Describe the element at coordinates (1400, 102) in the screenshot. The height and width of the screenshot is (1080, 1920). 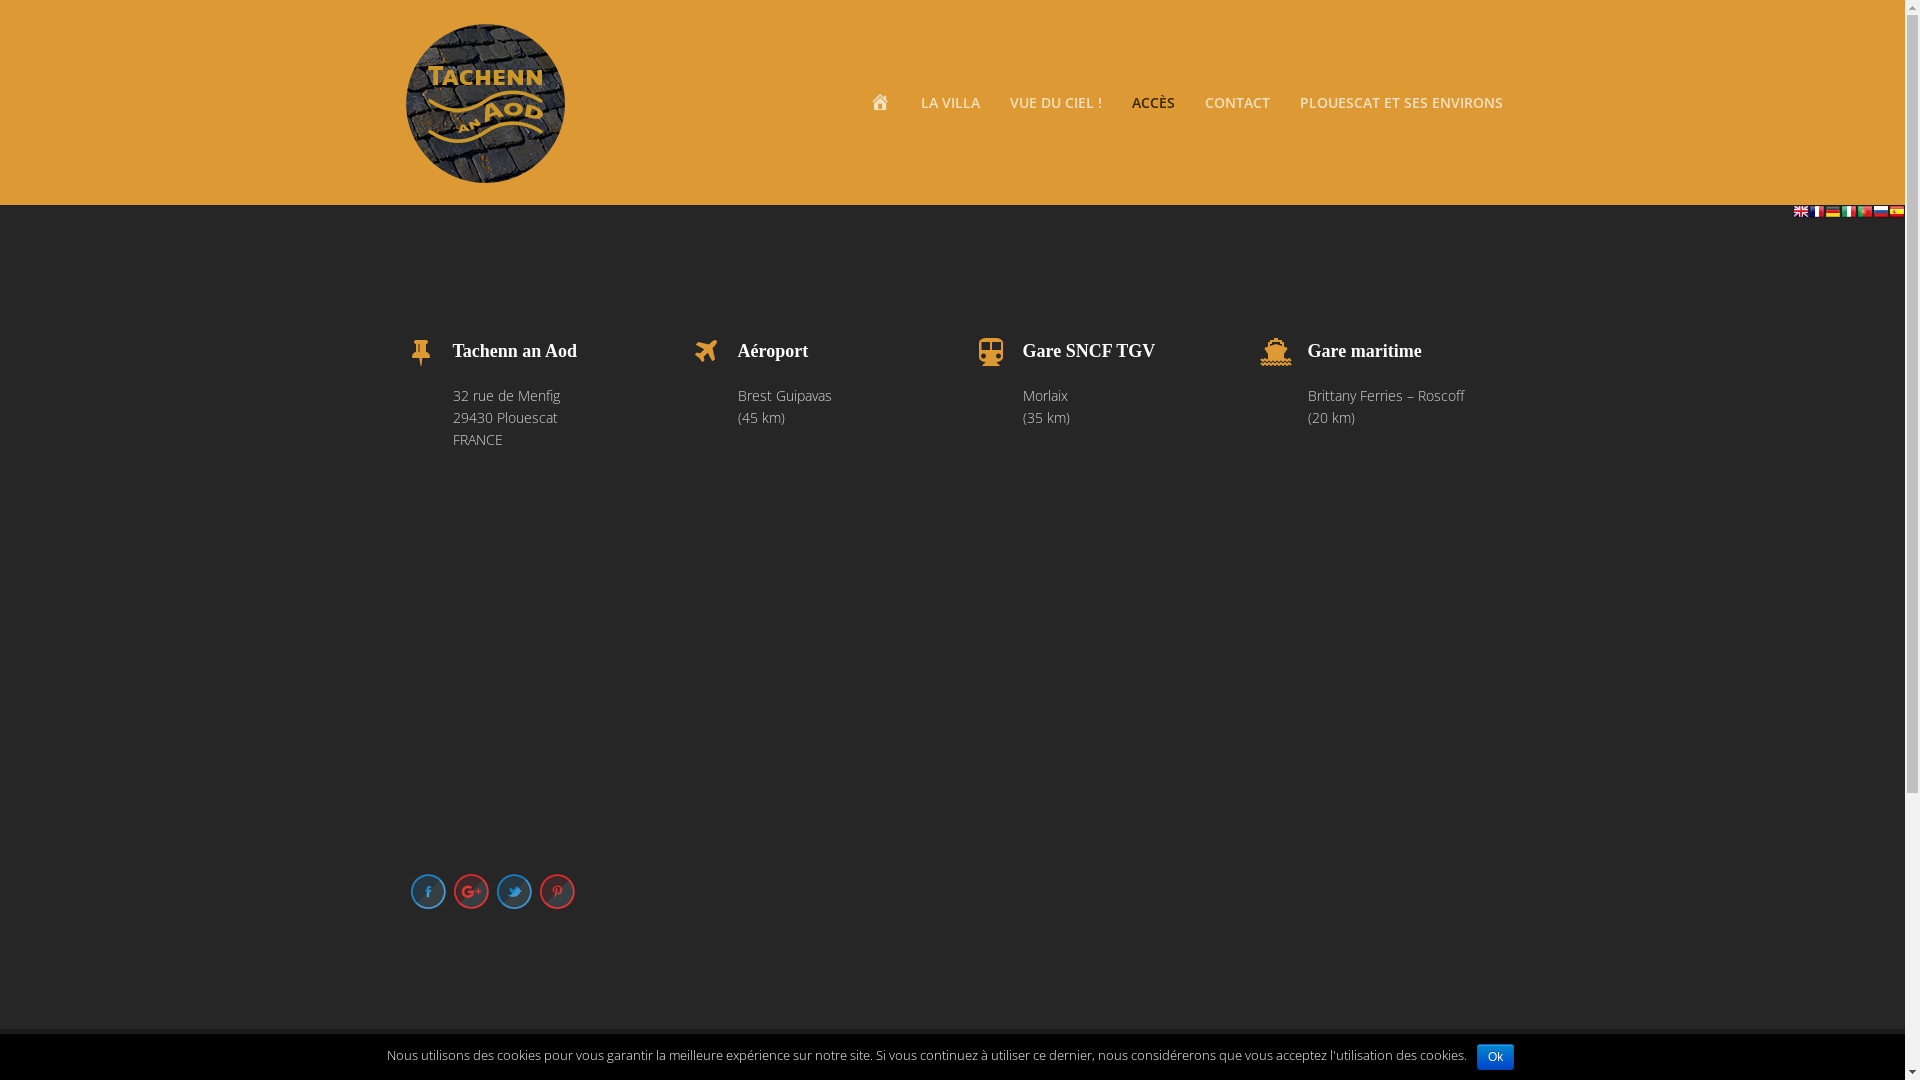
I see `'PLOUESCAT ET SES ENVIRONS'` at that location.